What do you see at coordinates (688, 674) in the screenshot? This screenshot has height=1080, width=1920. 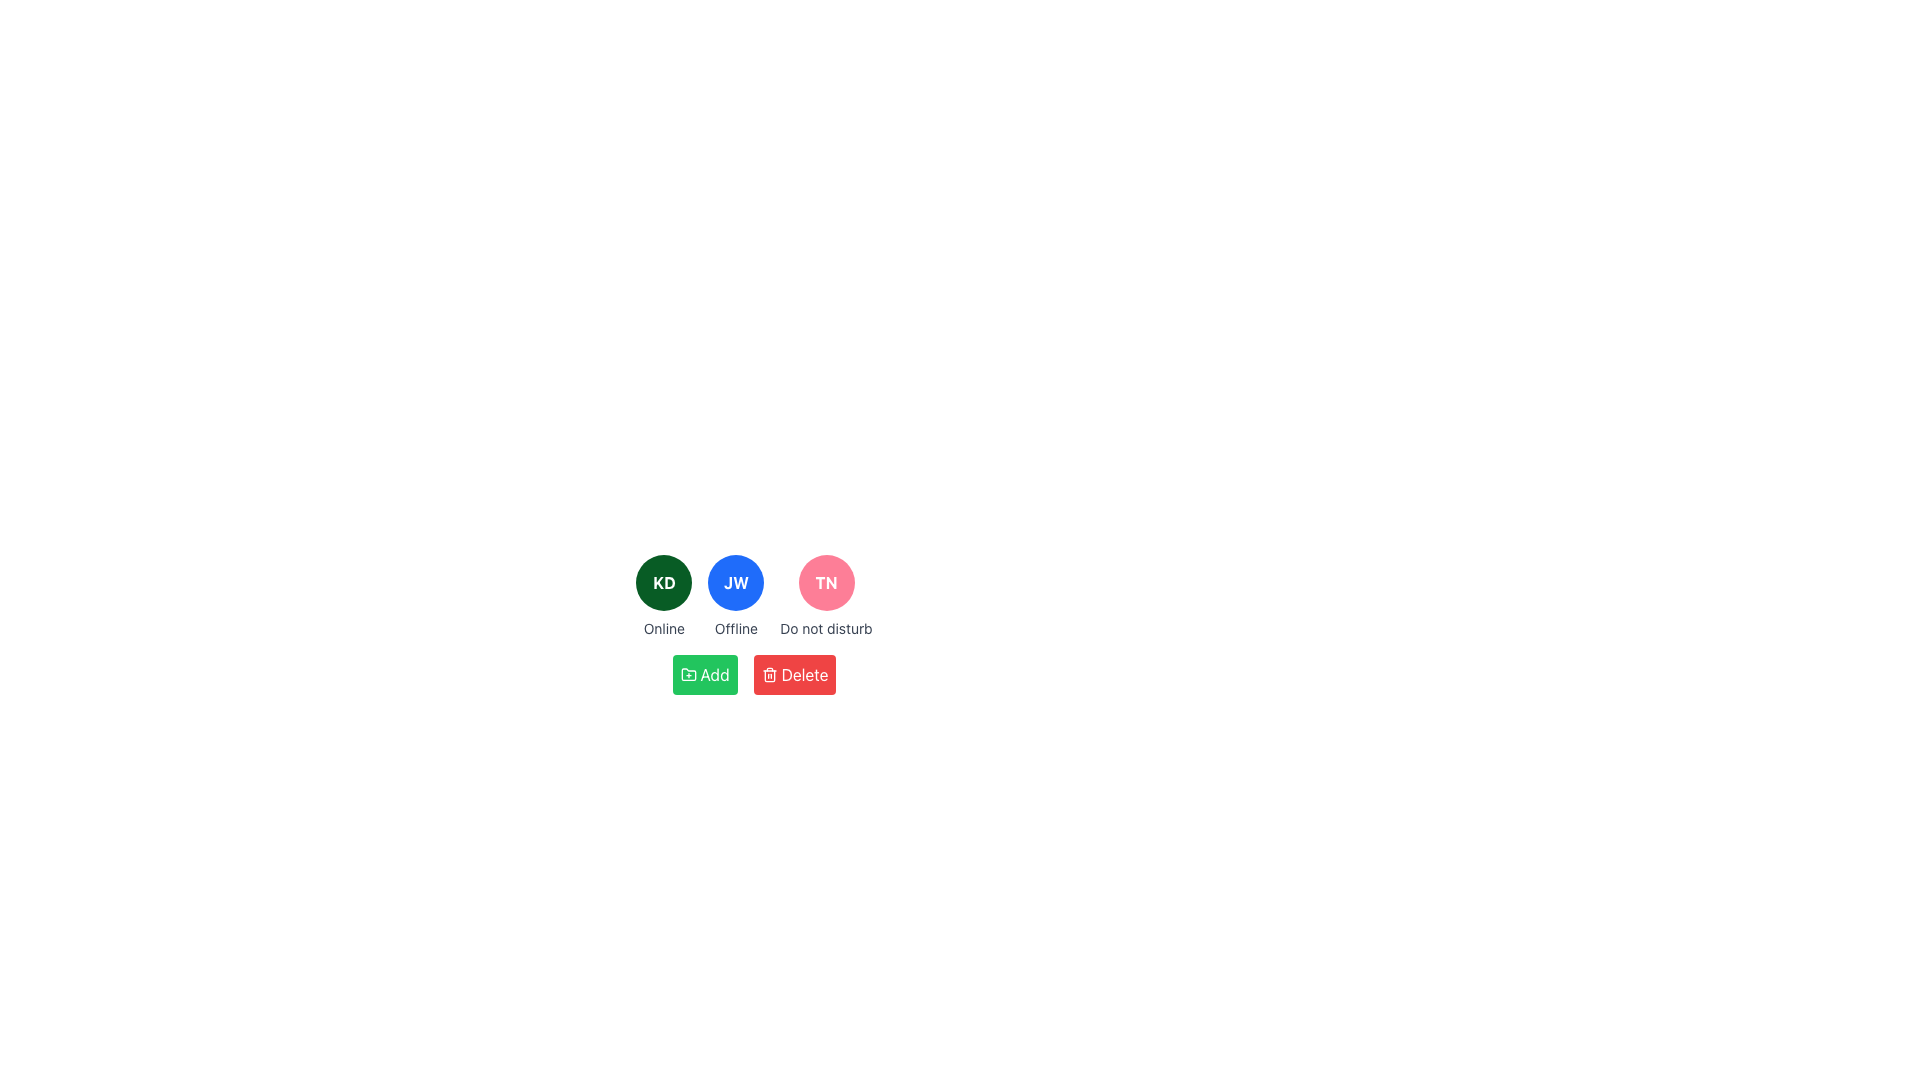 I see `the green folder icon with a plus symbol, located to the left of the 'Add' button in the middle section of the interface` at bounding box center [688, 674].